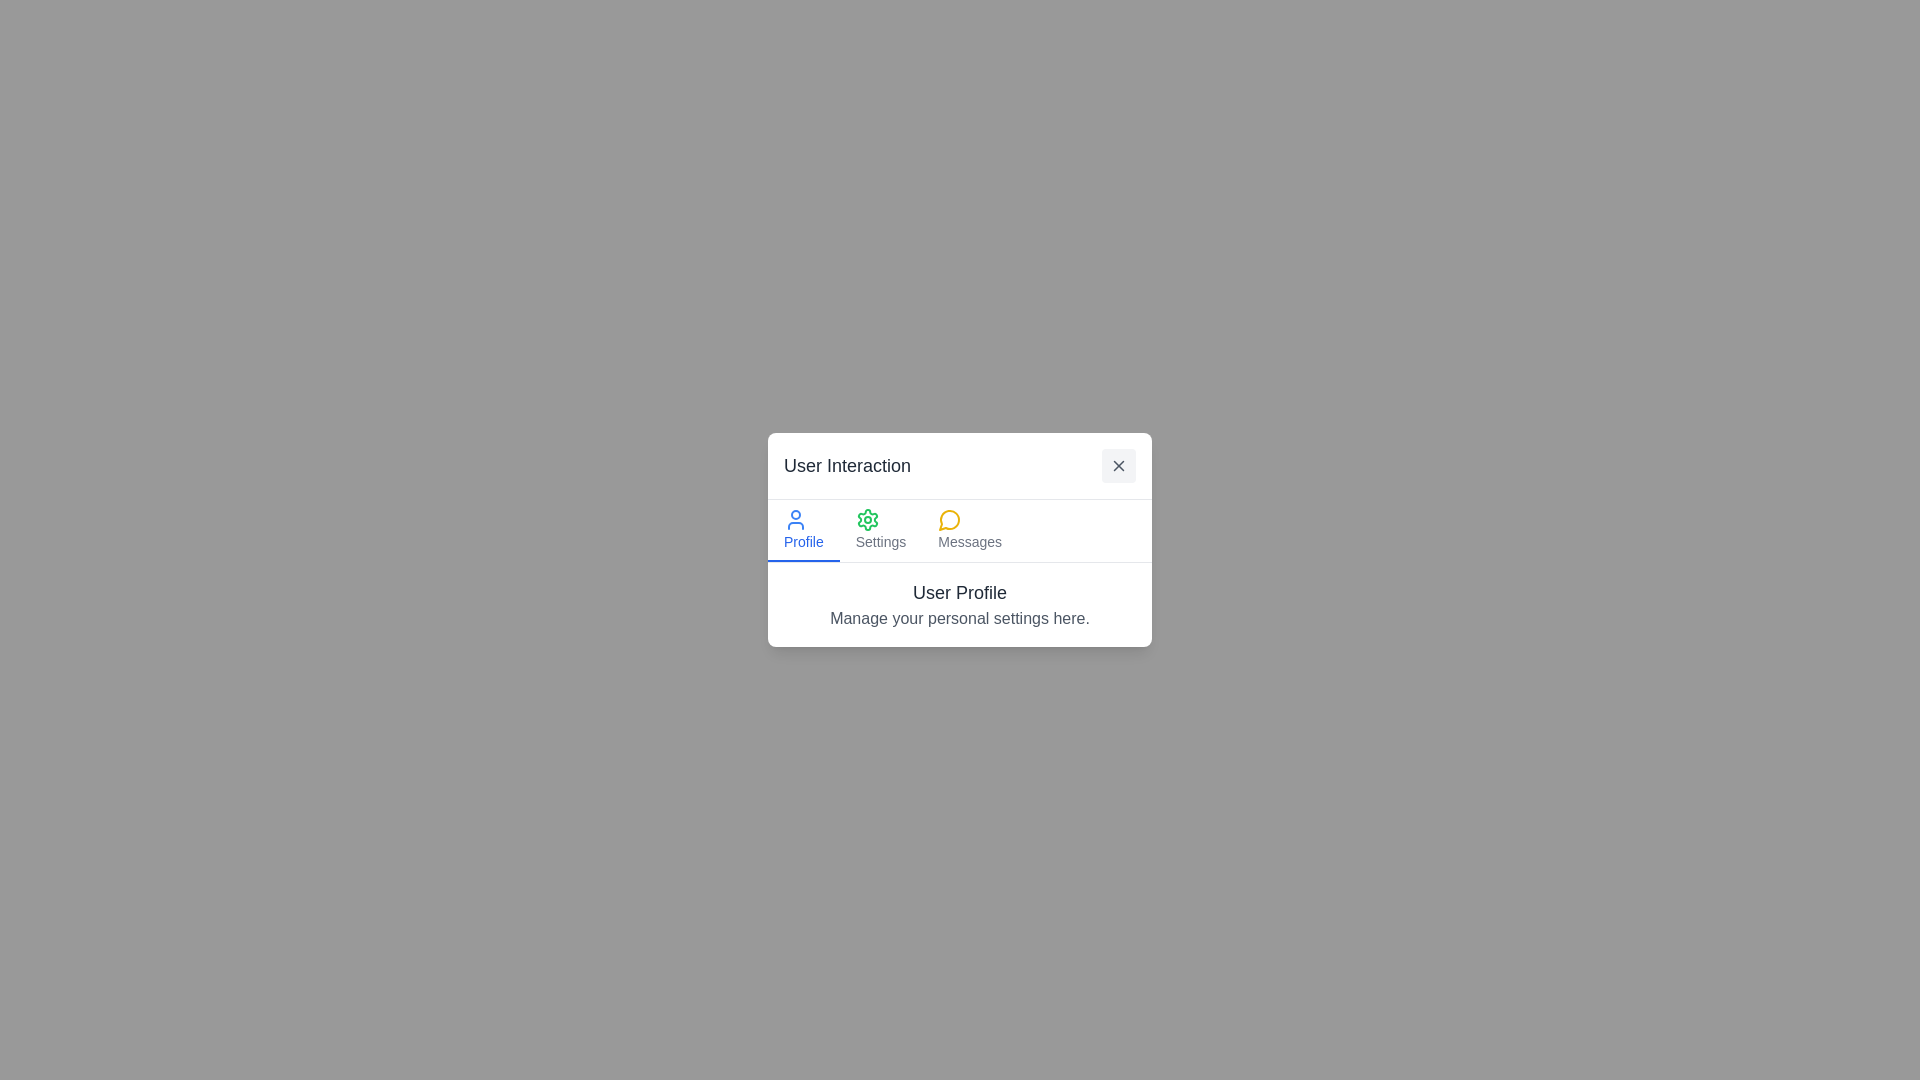  Describe the element at coordinates (1117, 466) in the screenshot. I see `the Close Button located at the top-right corner of the dialog box titled 'User Interaction' to change its background color` at that location.